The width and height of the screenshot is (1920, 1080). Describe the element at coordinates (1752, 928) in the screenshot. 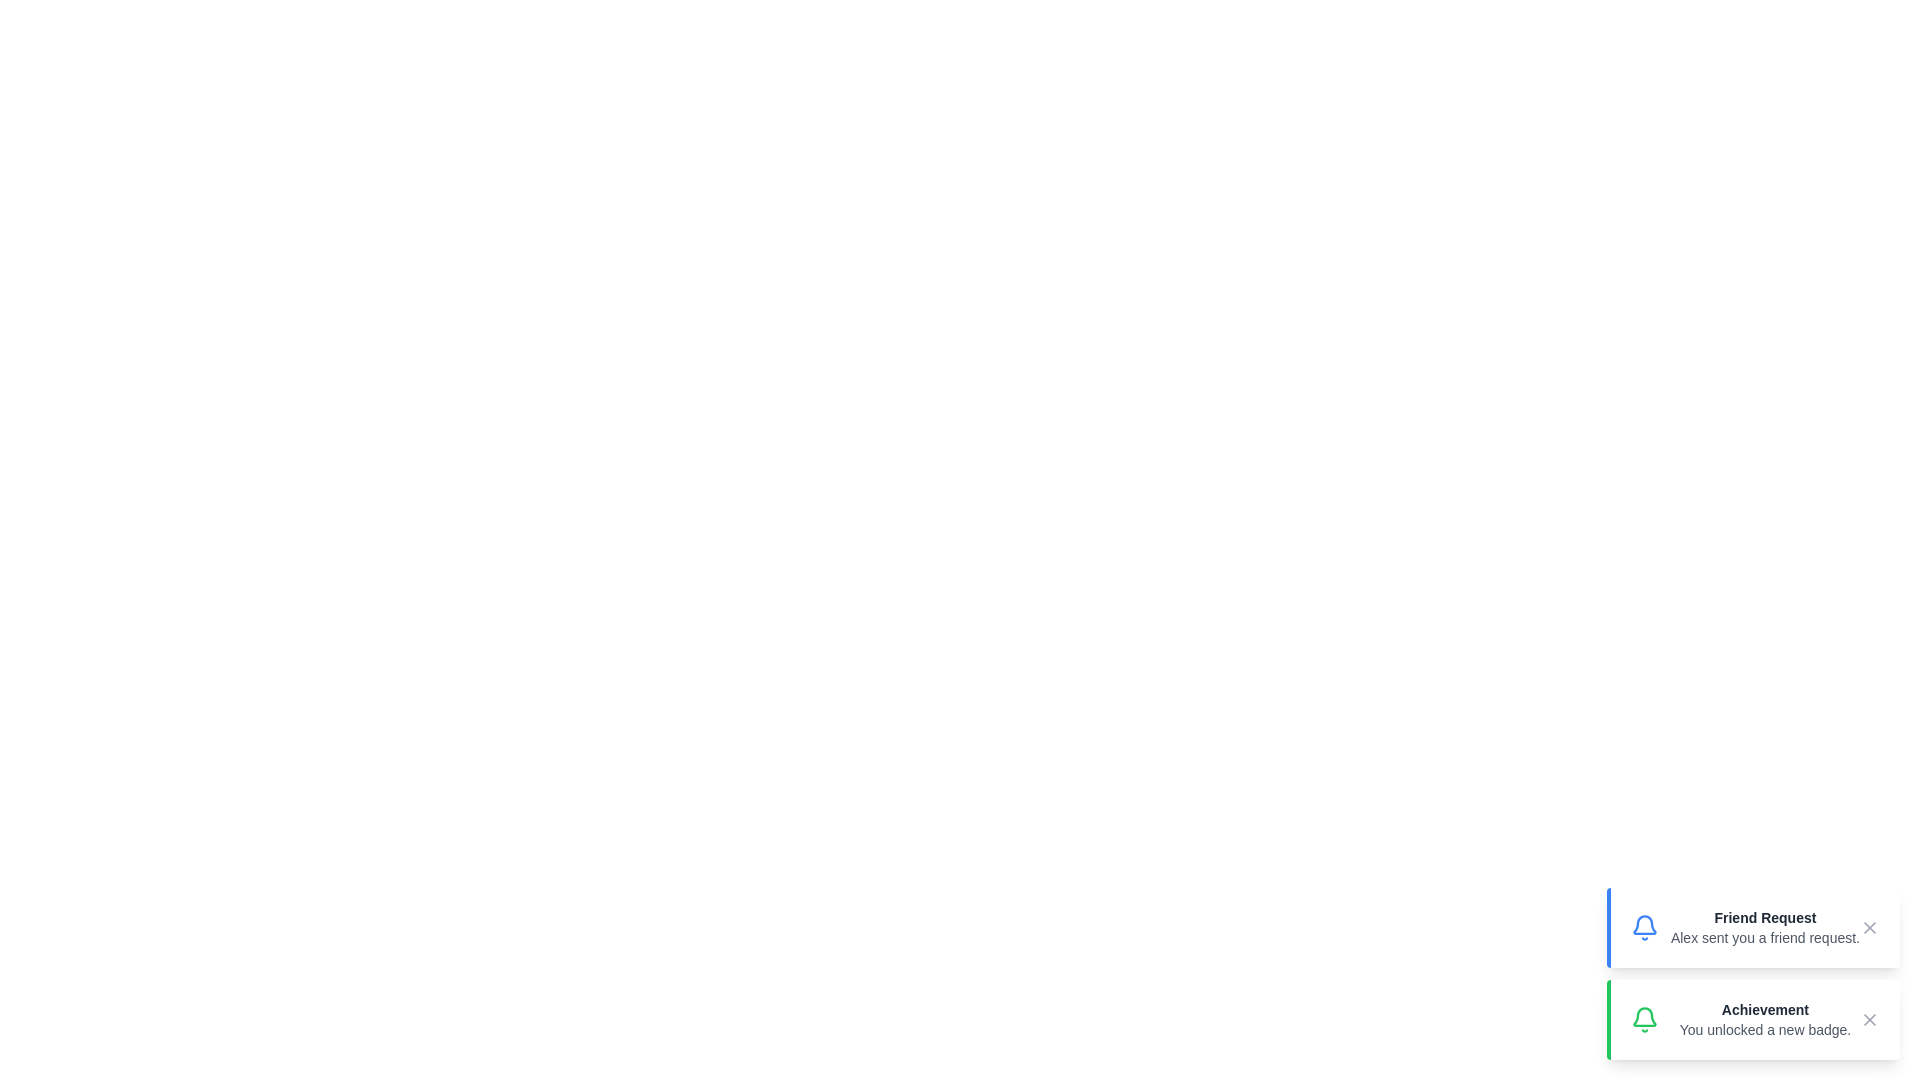

I see `the notification element to interact with it. Specify the notification to interact with using the parameter Friend Request` at that location.